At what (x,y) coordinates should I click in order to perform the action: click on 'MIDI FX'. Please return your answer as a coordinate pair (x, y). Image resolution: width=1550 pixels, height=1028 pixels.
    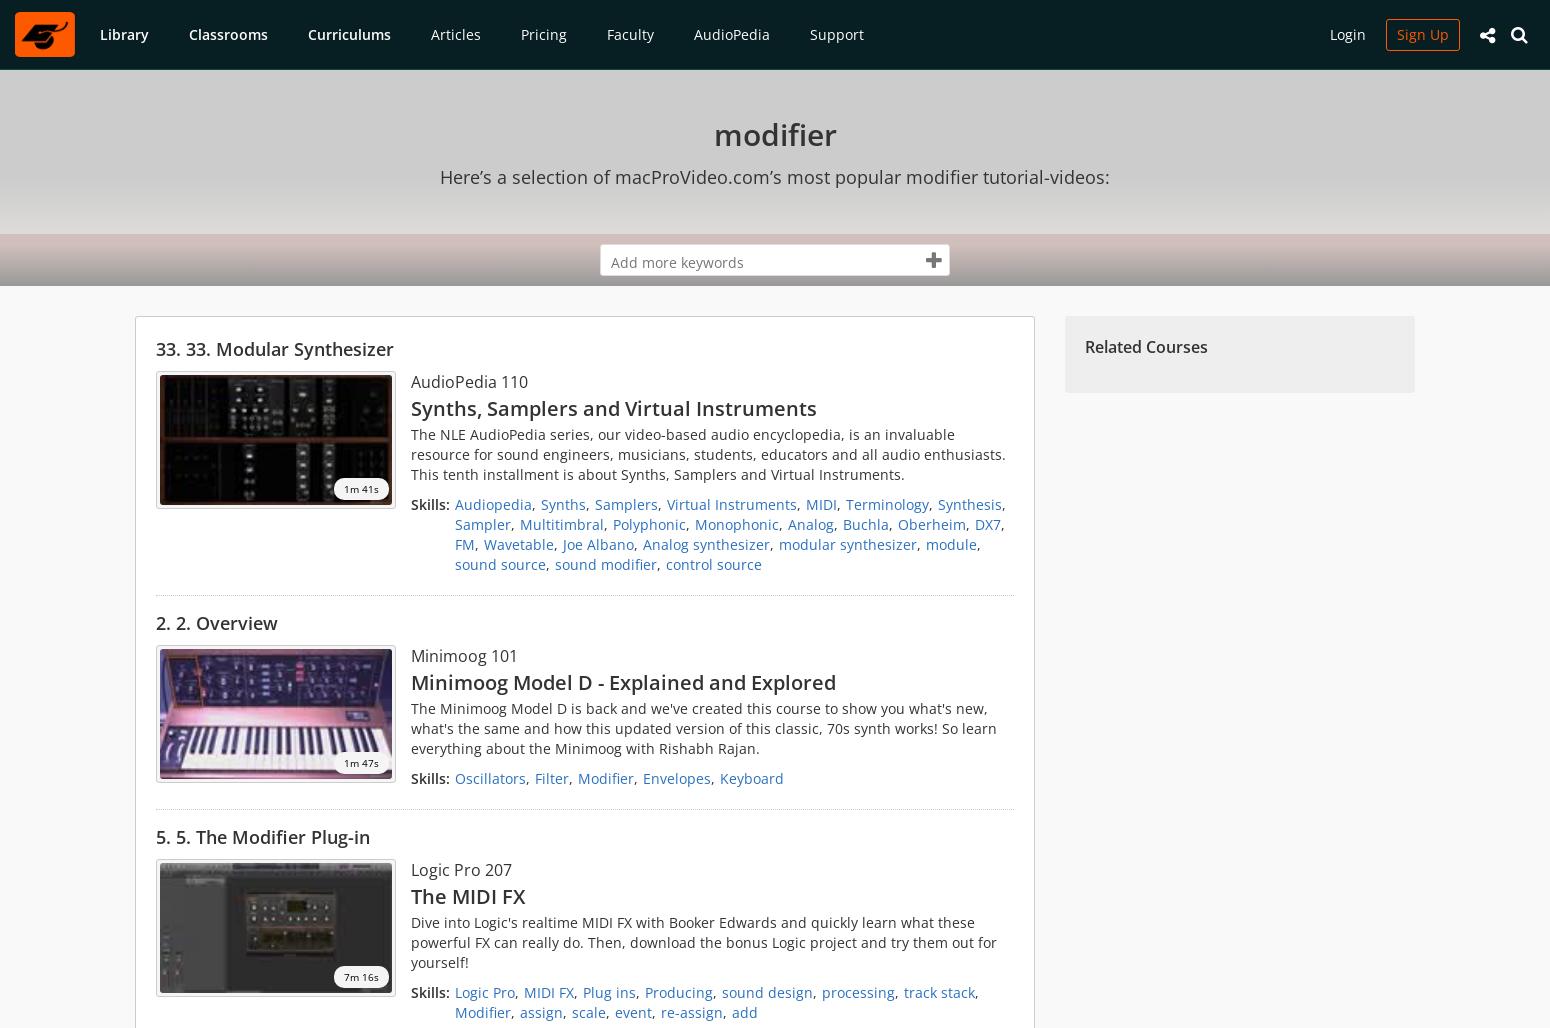
    Looking at the image, I should click on (523, 991).